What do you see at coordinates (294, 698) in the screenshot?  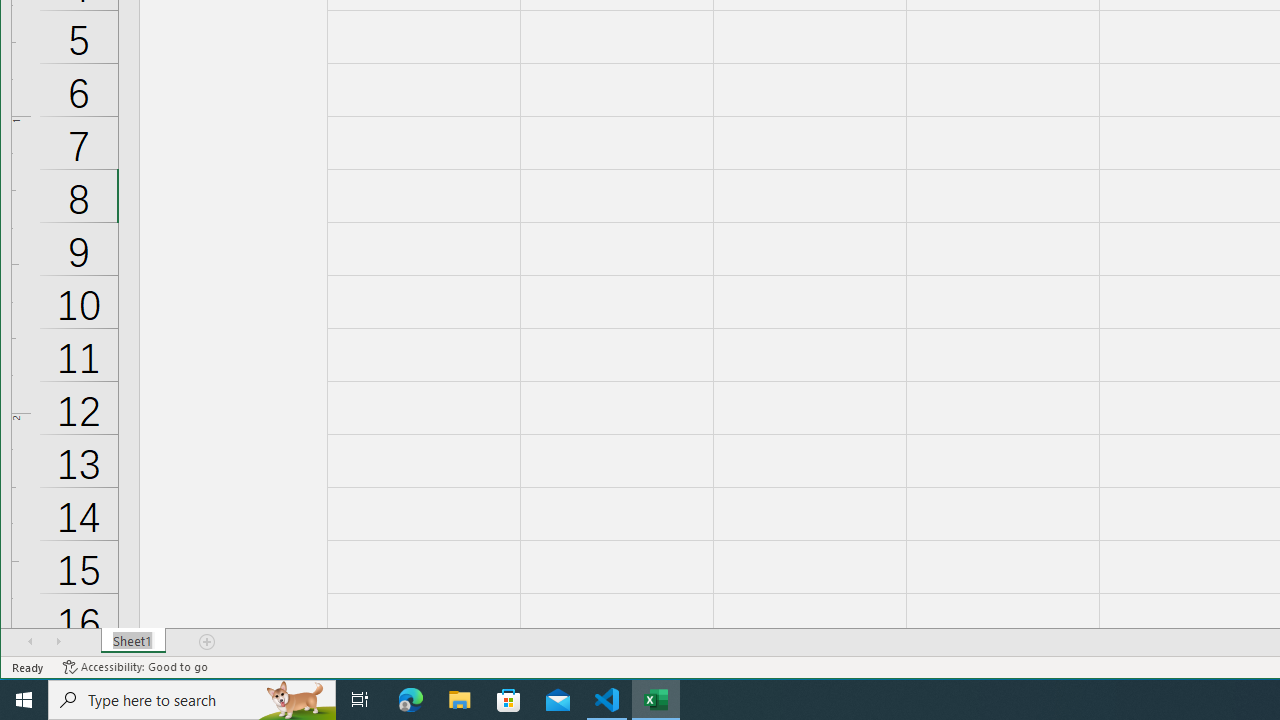 I see `'Search highlights icon opens search home window'` at bounding box center [294, 698].